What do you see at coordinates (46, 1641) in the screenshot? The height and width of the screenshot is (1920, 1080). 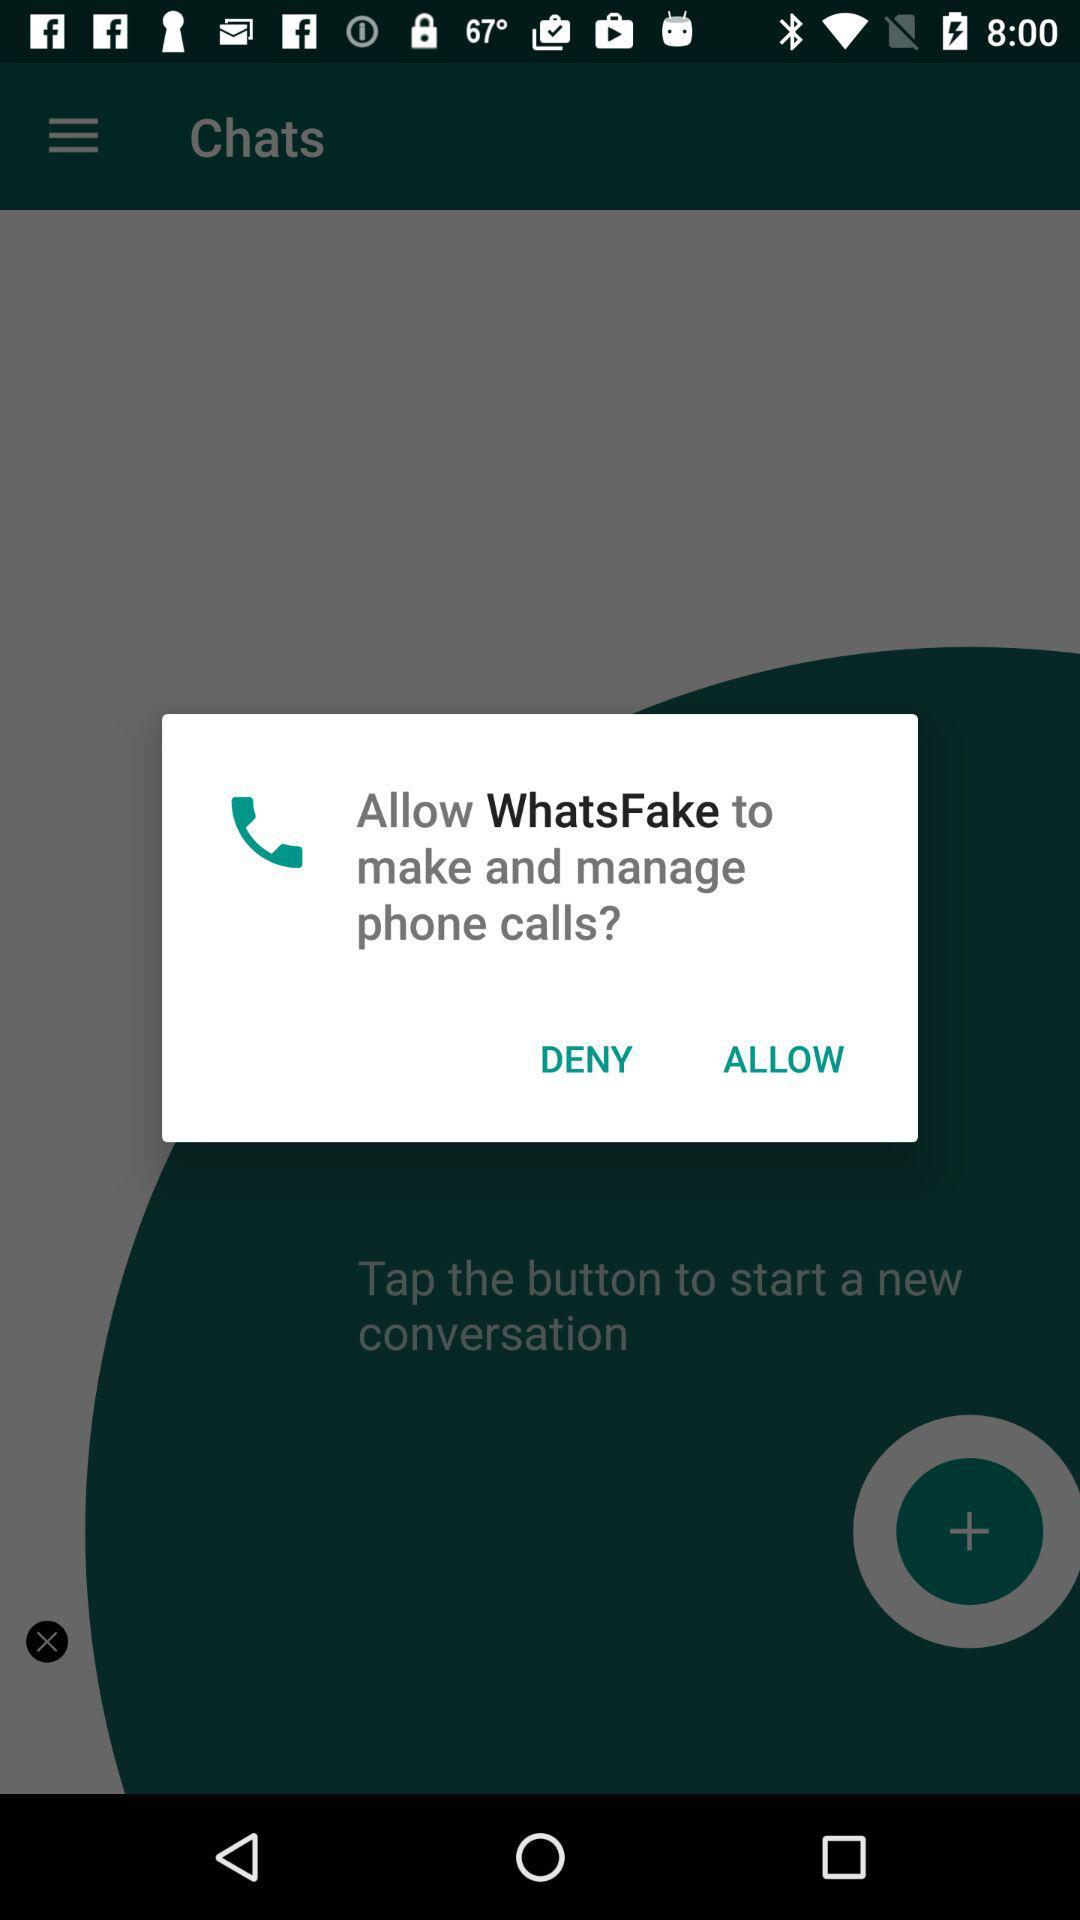 I see `the close icon` at bounding box center [46, 1641].